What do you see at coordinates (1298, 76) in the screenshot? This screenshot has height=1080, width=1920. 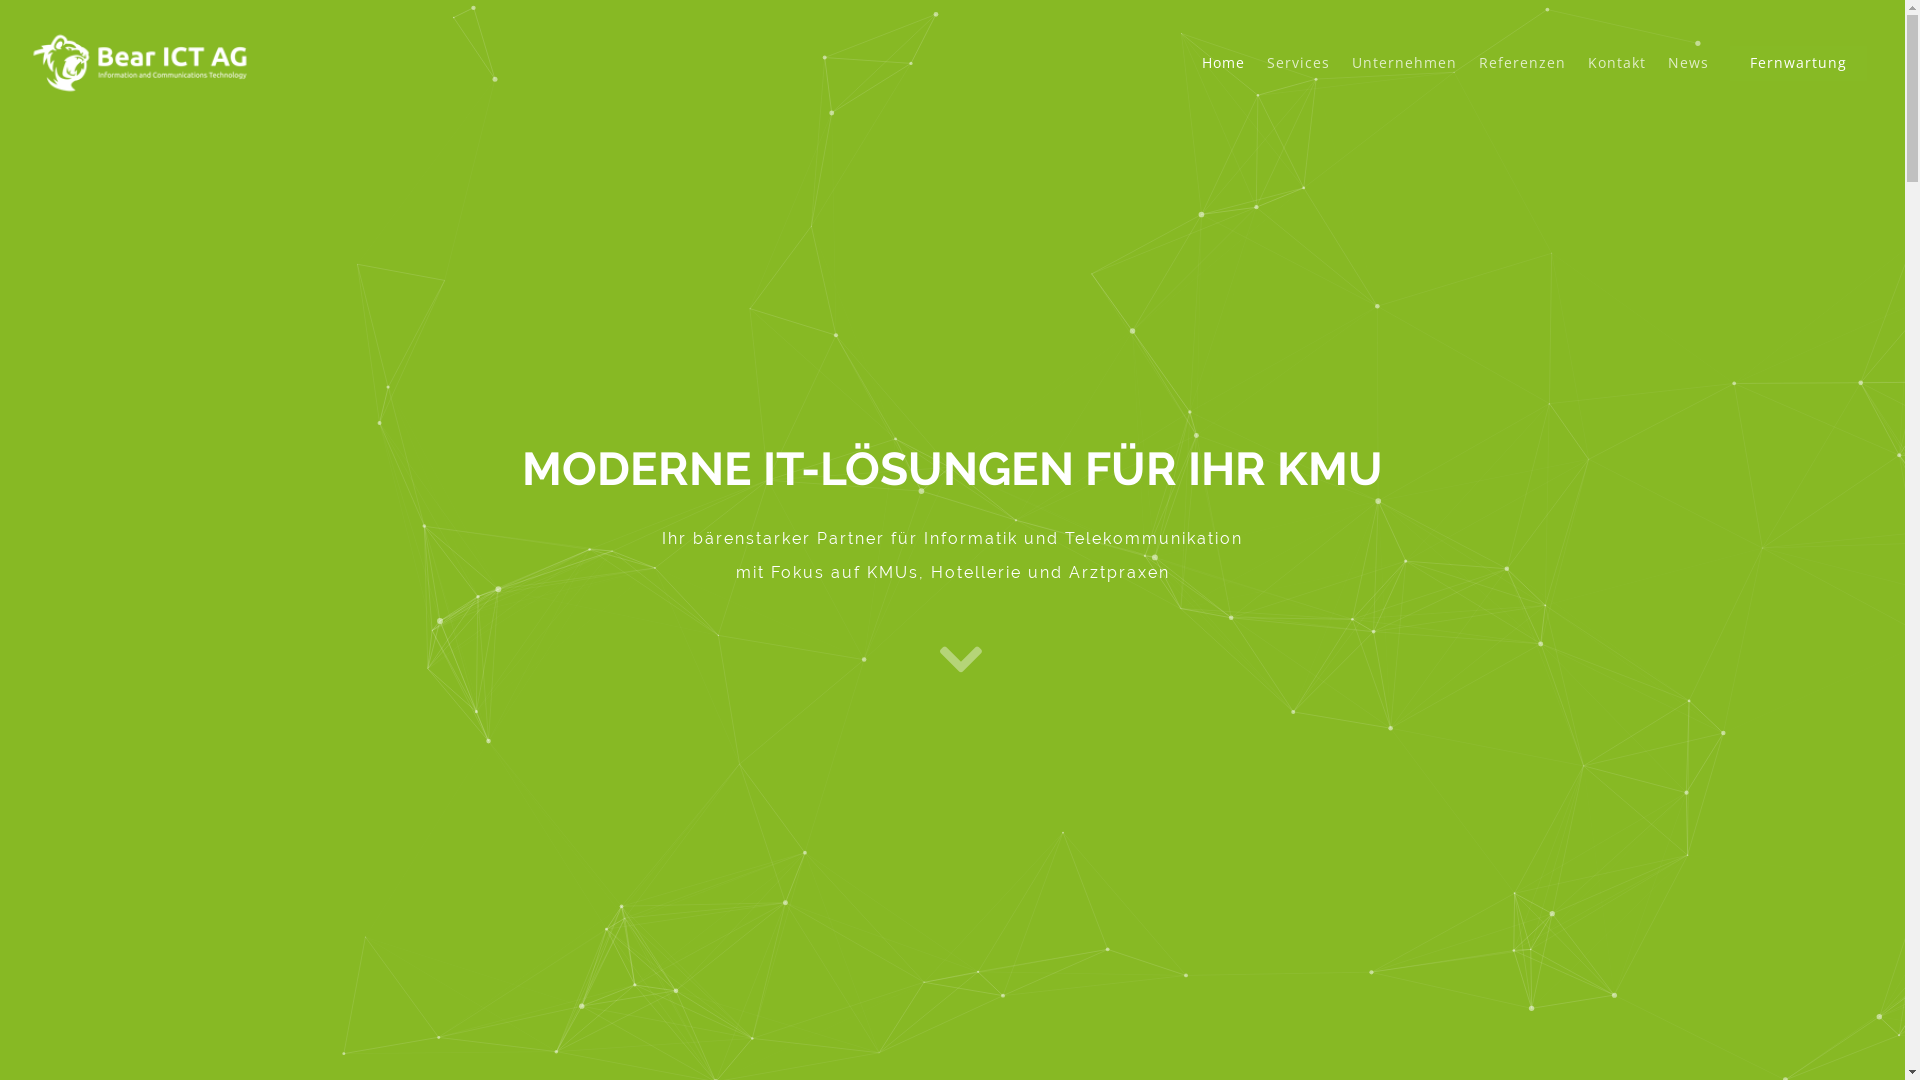 I see `'Services'` at bounding box center [1298, 76].